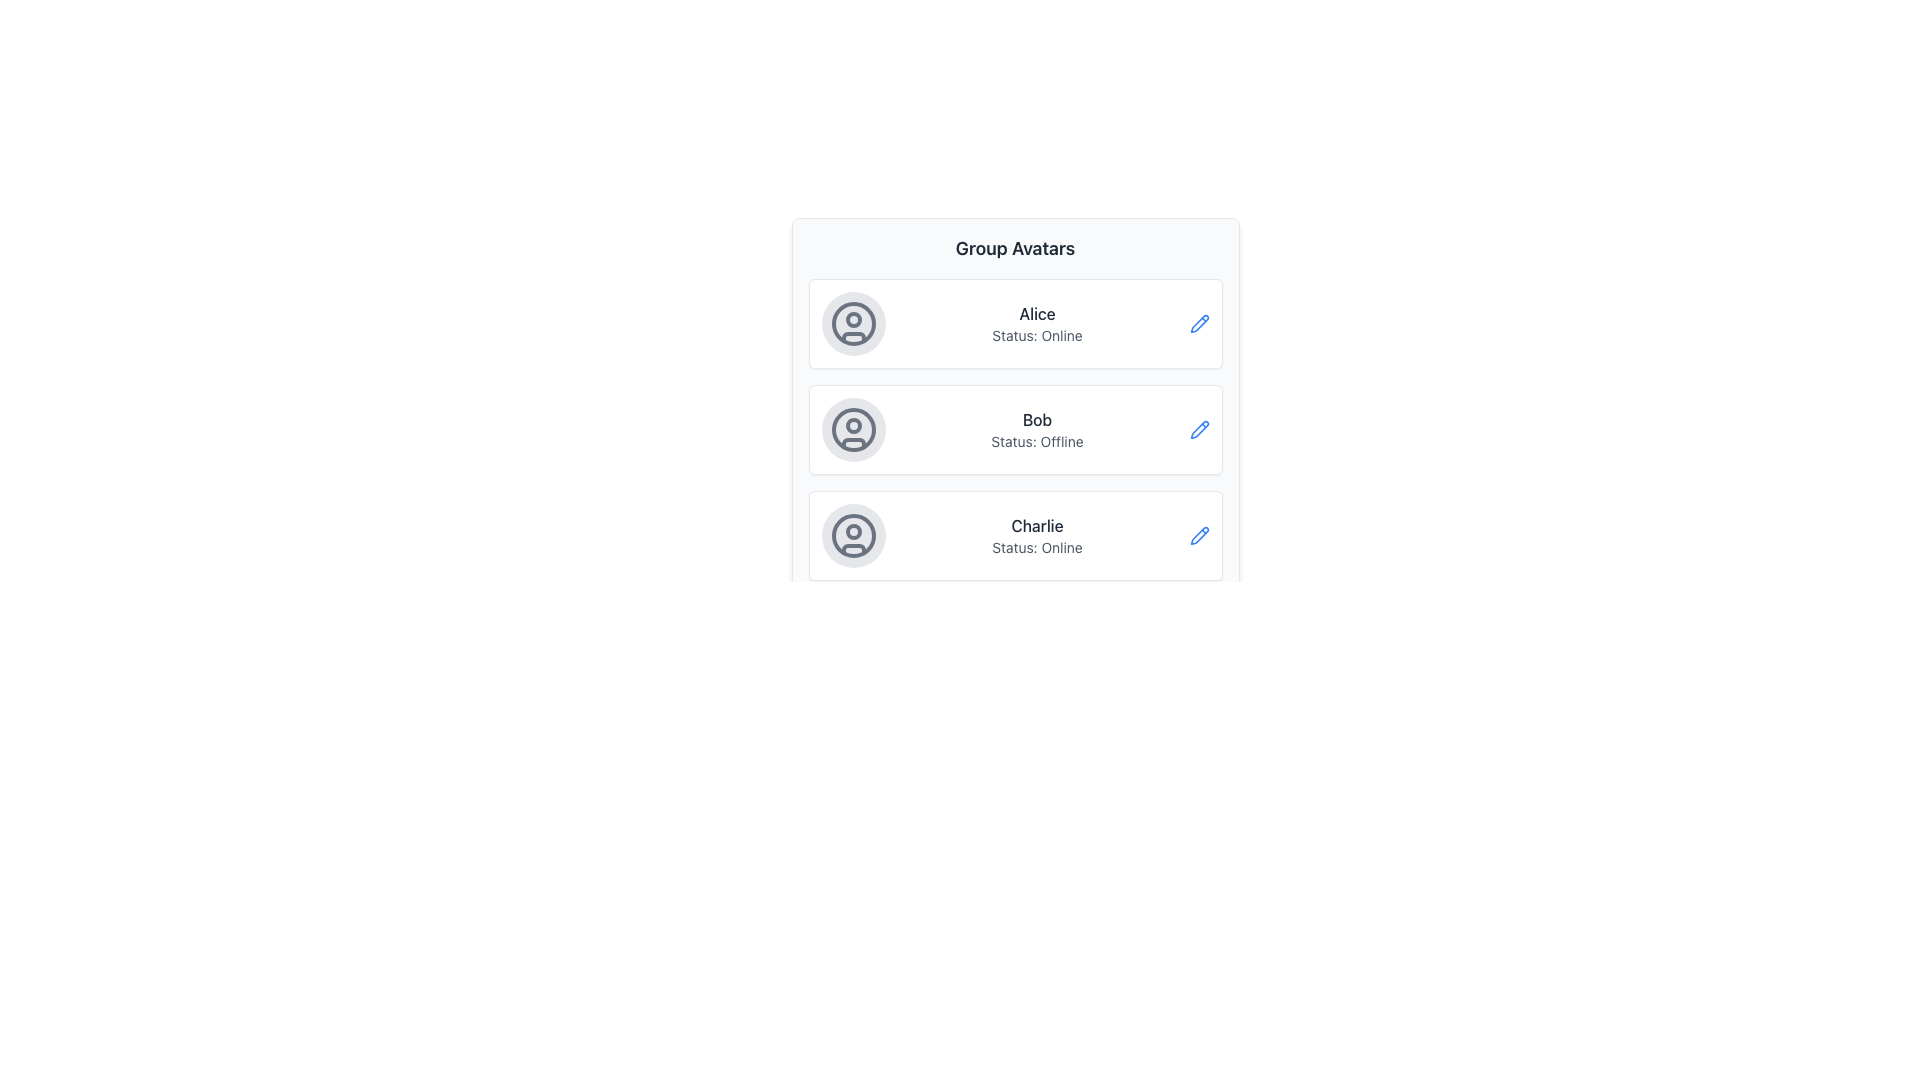 The height and width of the screenshot is (1080, 1920). Describe the element at coordinates (853, 323) in the screenshot. I see `the center of the user profile icon, which is a circular icon with a gray color palette depicting a user profile image, located on the first card in a vertical list of user details` at that location.